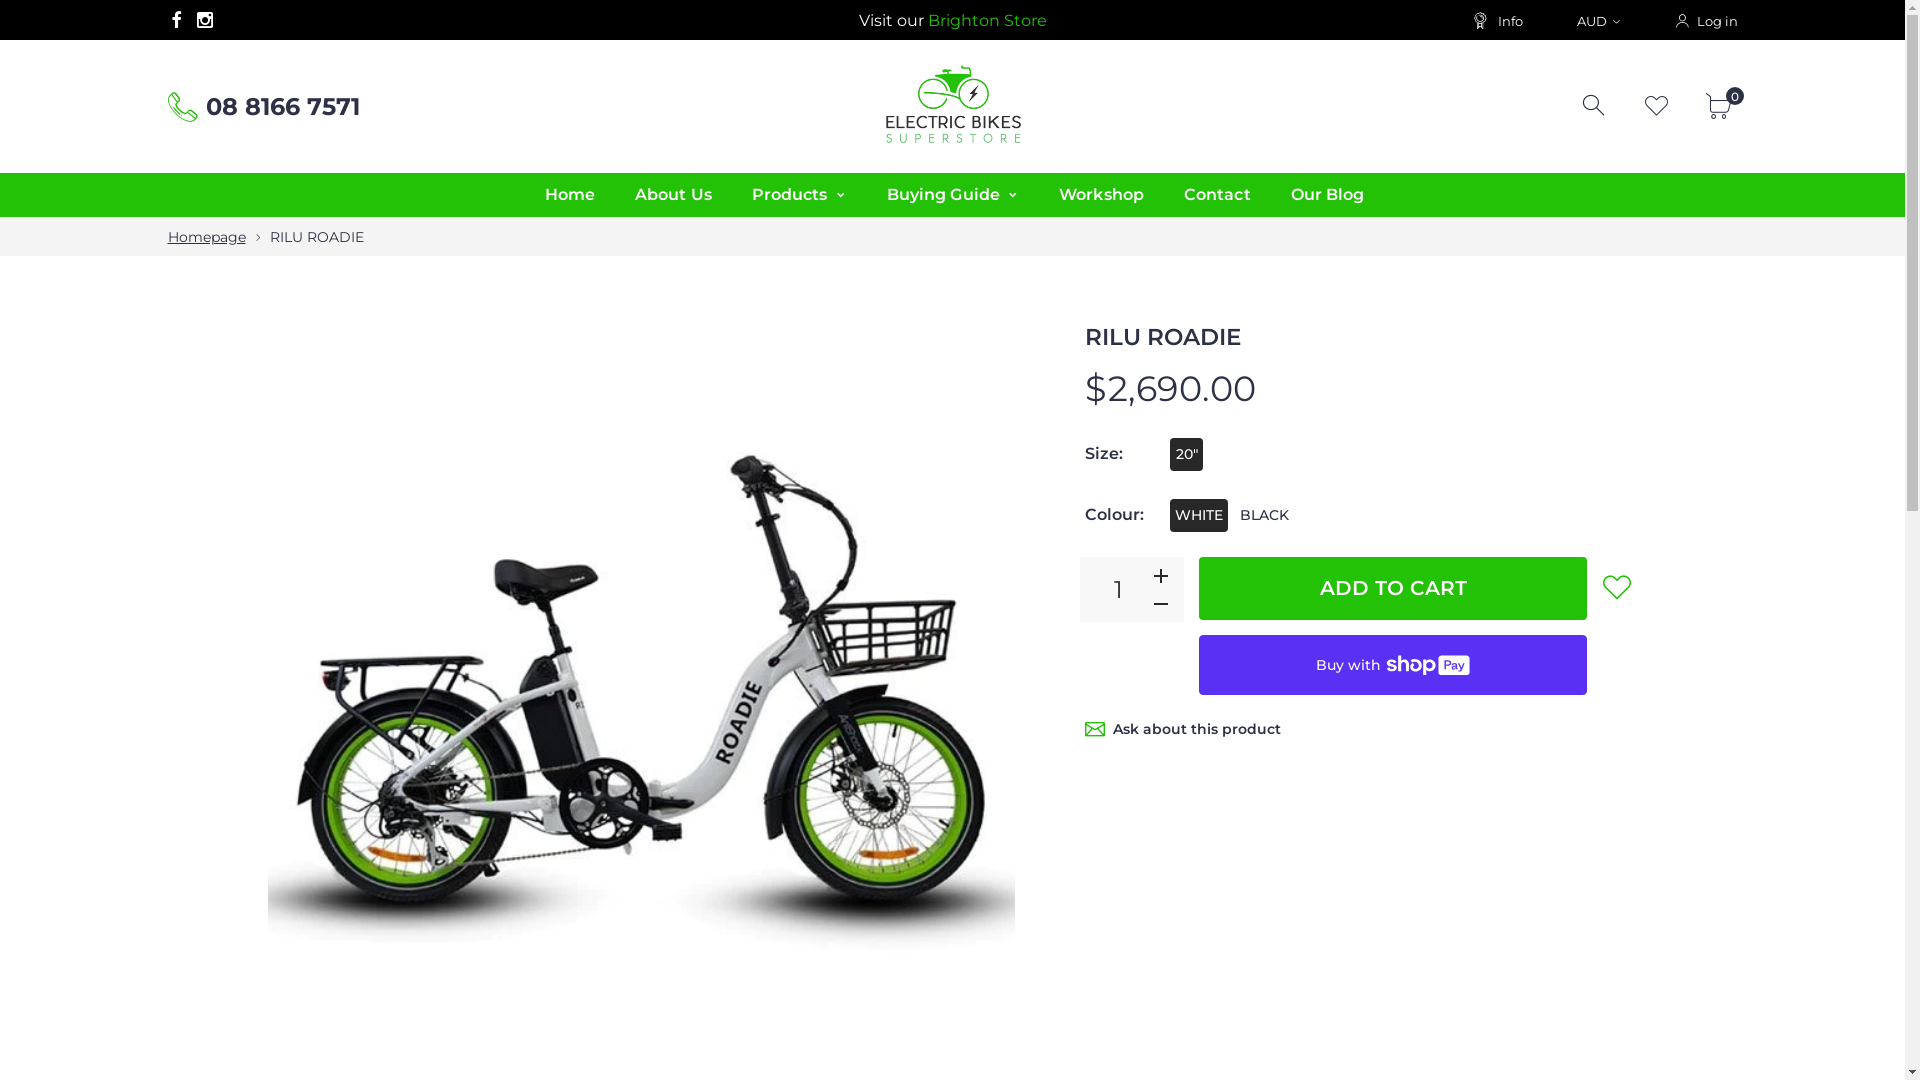 This screenshot has width=1920, height=1080. I want to click on 'Contact', so click(1216, 195).